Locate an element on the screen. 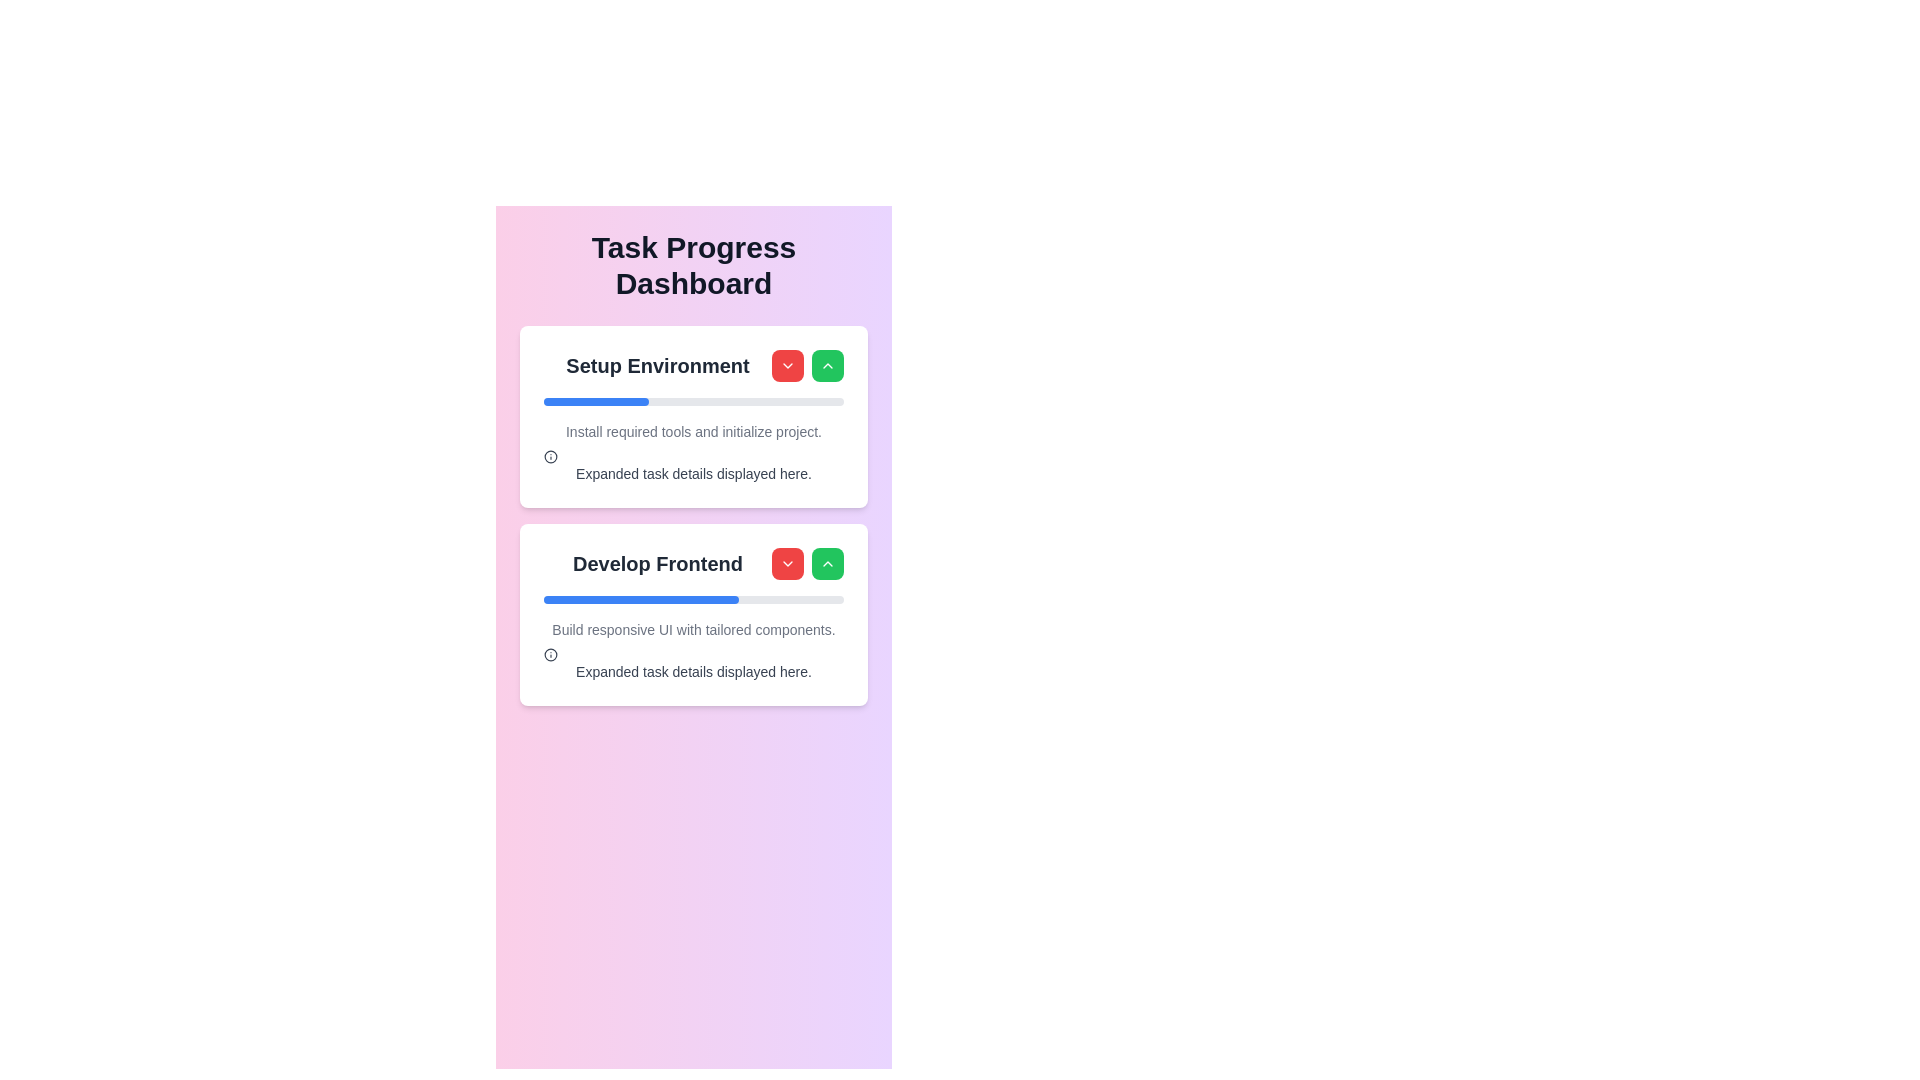 The height and width of the screenshot is (1080, 1920). the text label that displays 'Expanded task details displayed here.' is located at coordinates (694, 671).